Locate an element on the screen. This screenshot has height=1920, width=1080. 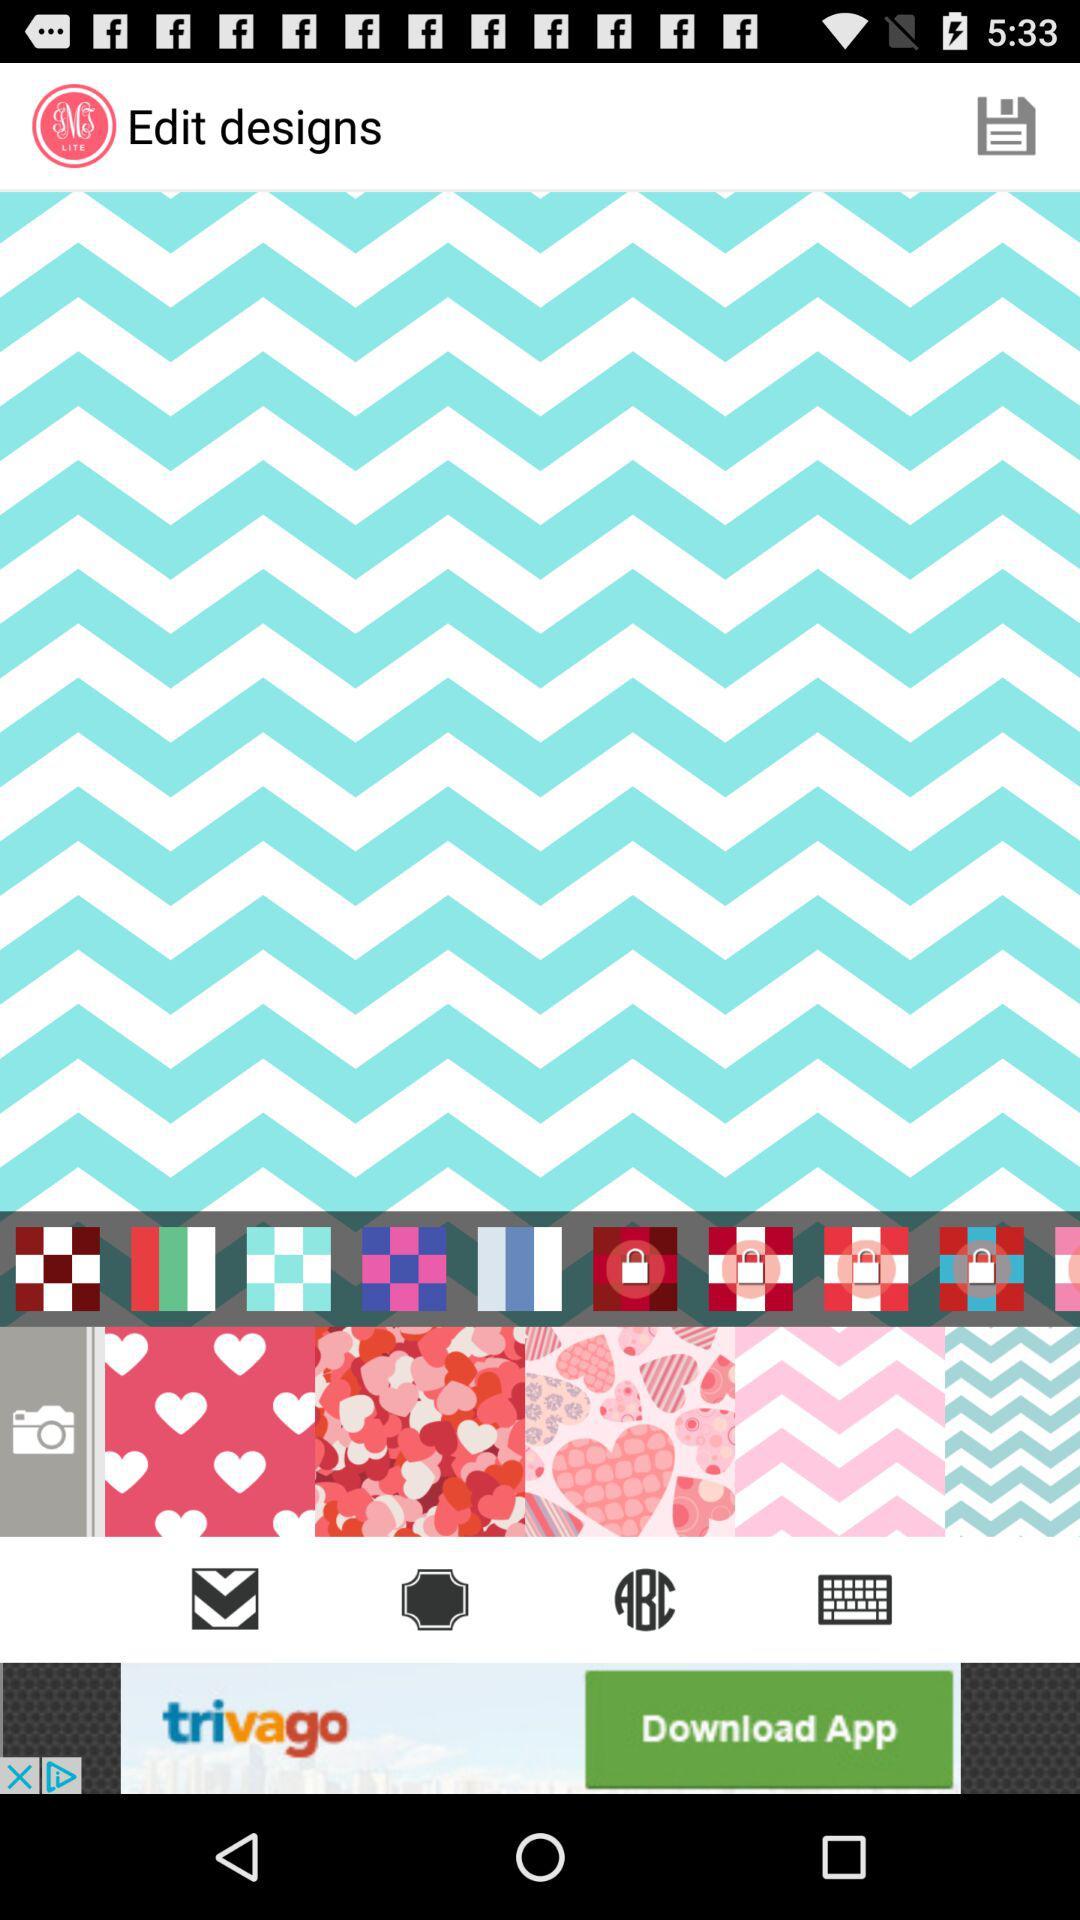
the item at the top right corner is located at coordinates (1006, 124).